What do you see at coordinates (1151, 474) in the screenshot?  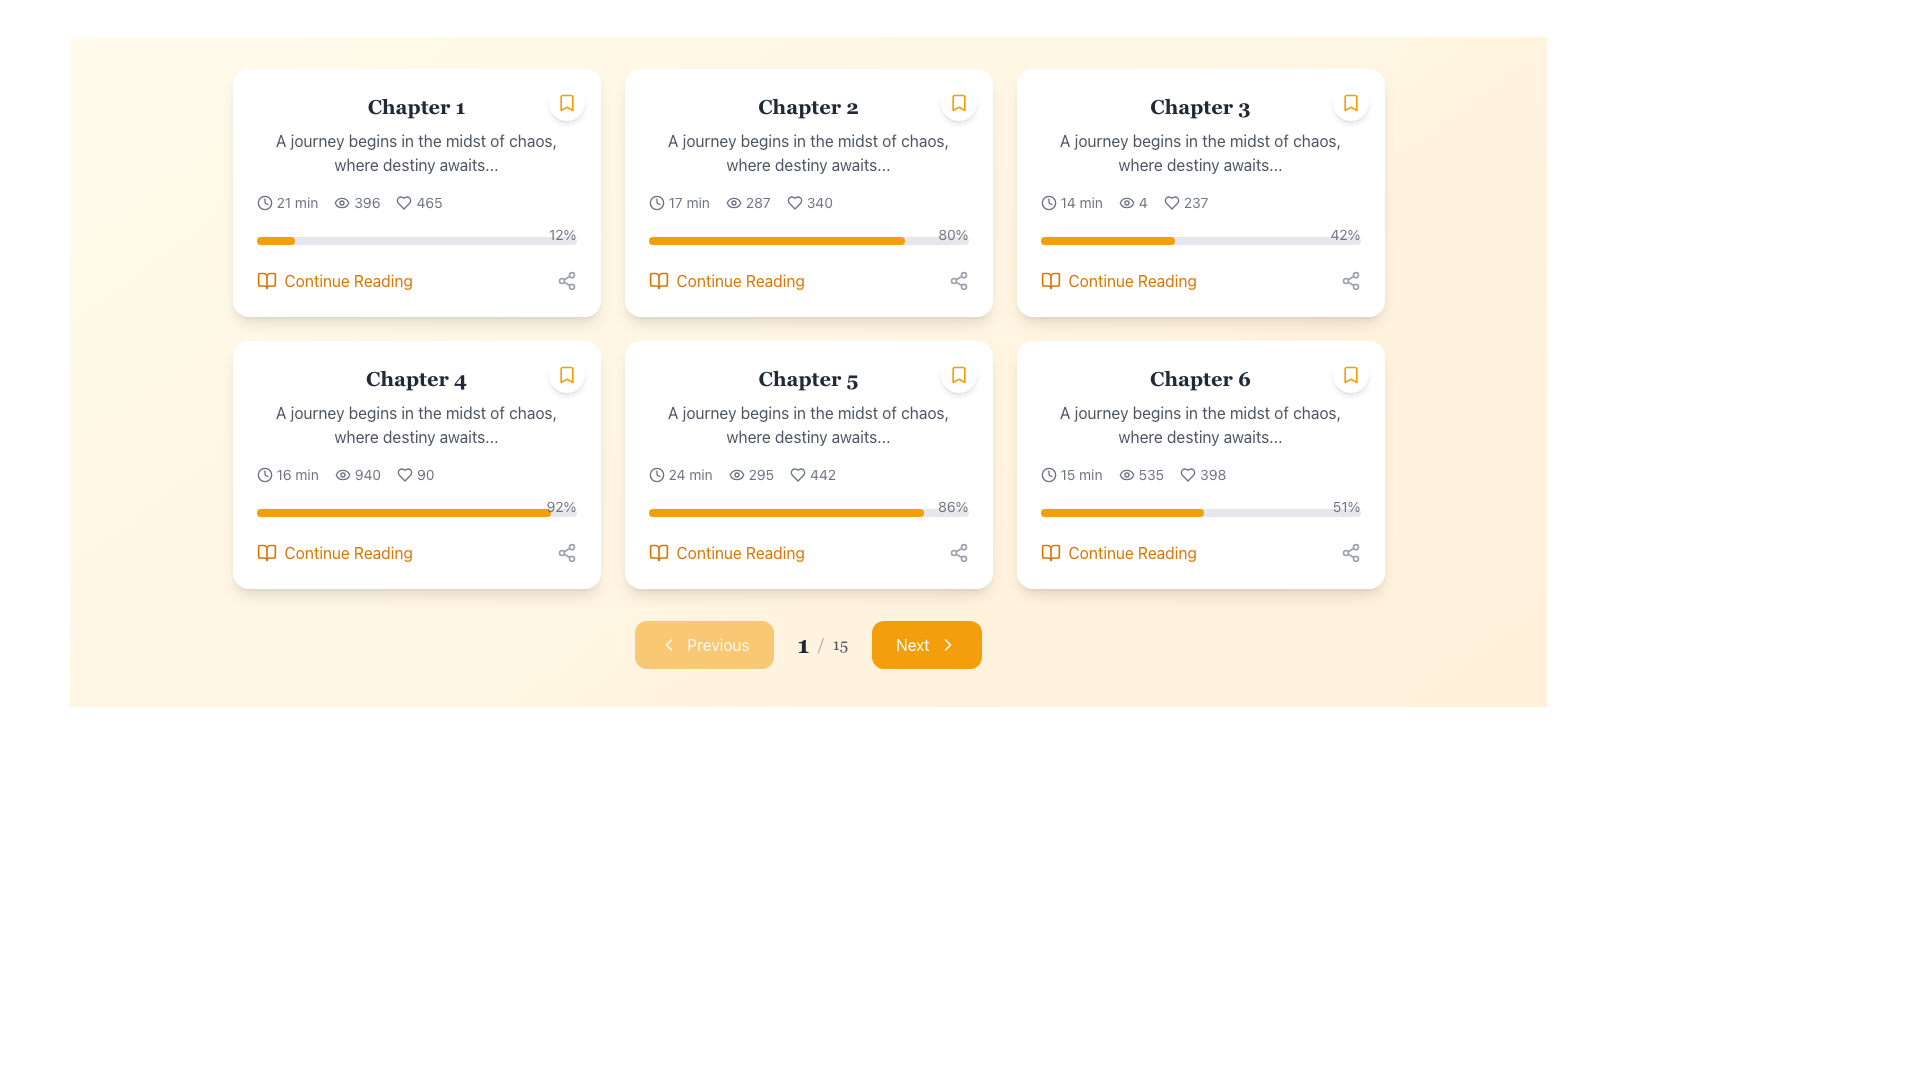 I see `the static text element displaying '535' which indicates the view count, located to the right of the eye icon in the 'Chapter 6' card` at bounding box center [1151, 474].